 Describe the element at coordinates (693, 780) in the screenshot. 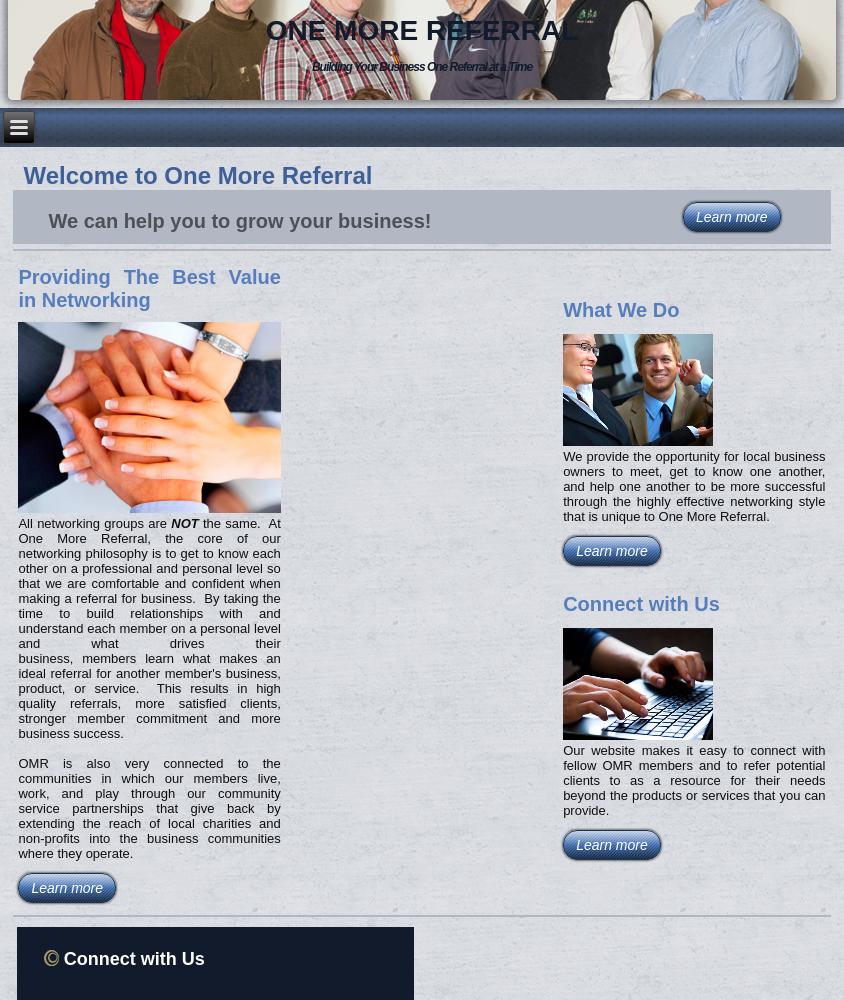

I see `'Our website makes it easy to connect with fellow OMR members and to refer potential clients to as a resource for their needs beyond the products or services that you can provide.'` at that location.